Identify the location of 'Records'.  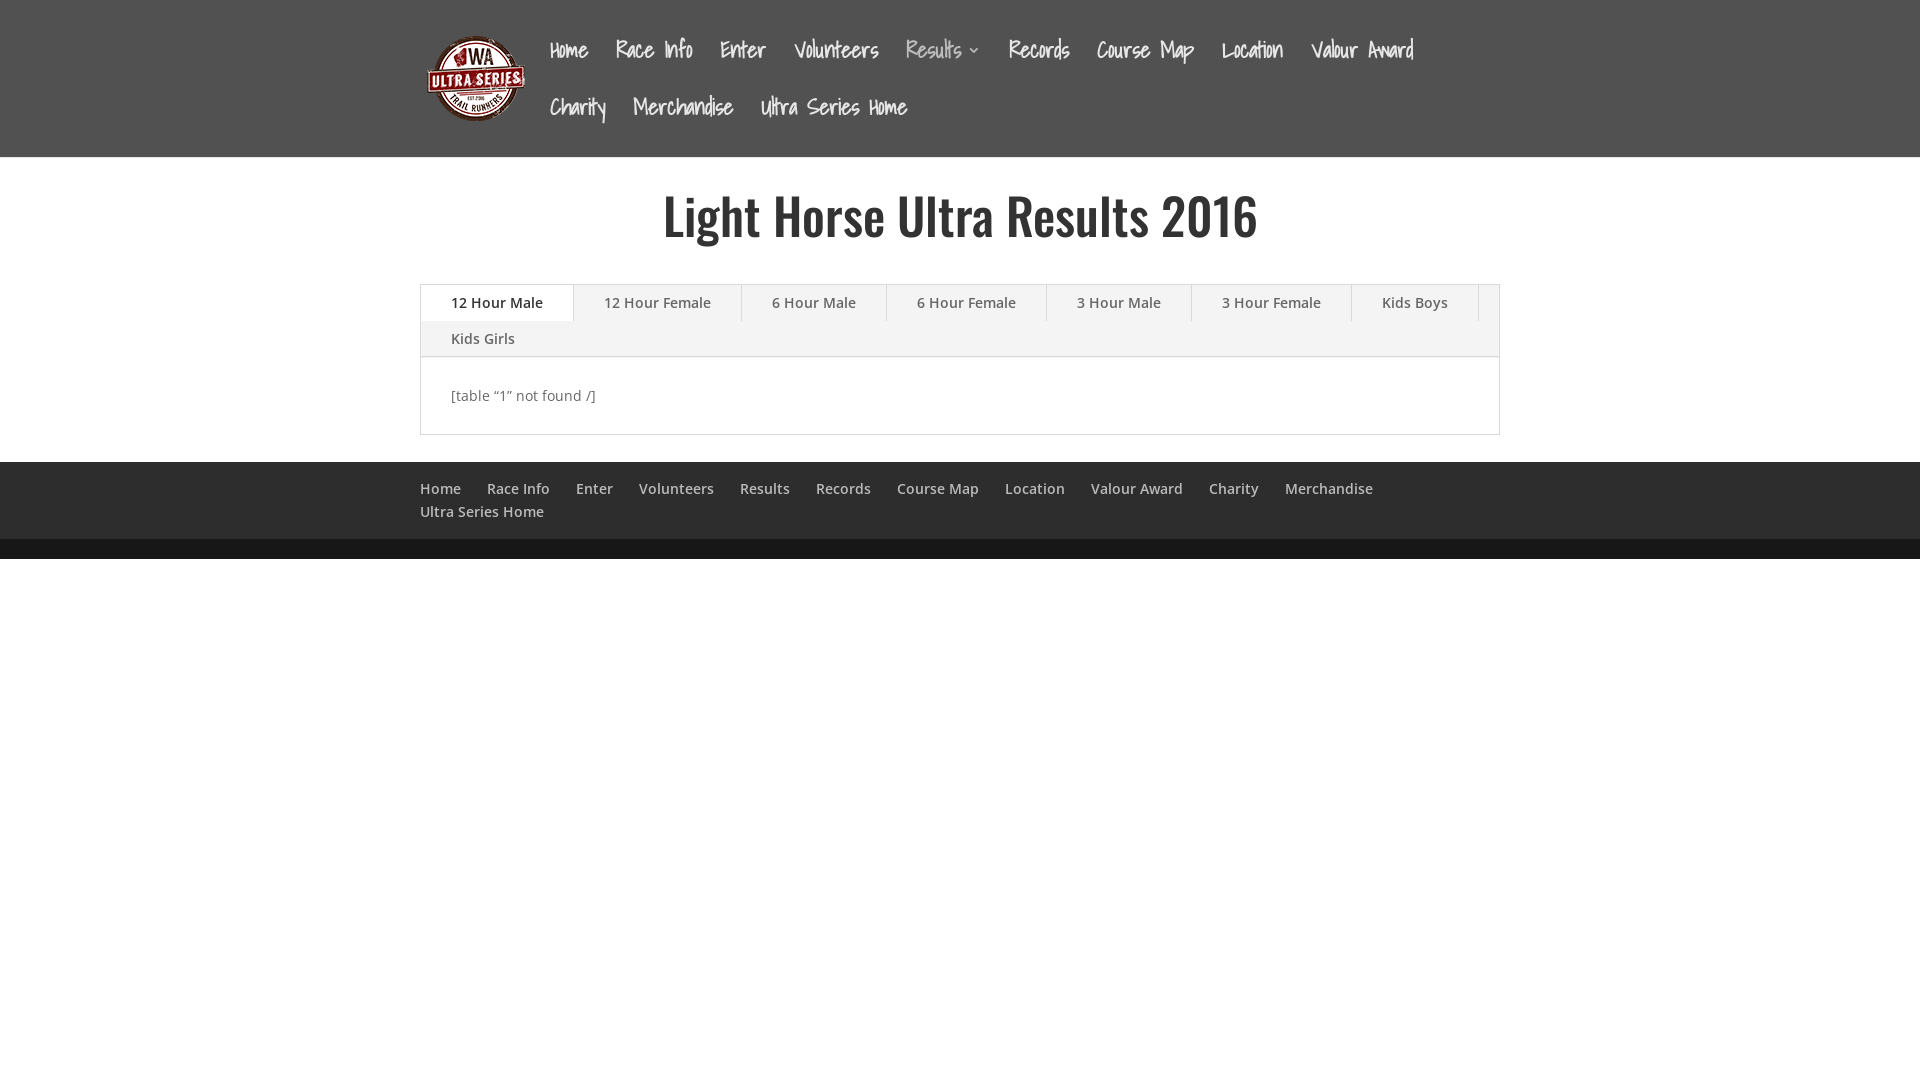
(816, 488).